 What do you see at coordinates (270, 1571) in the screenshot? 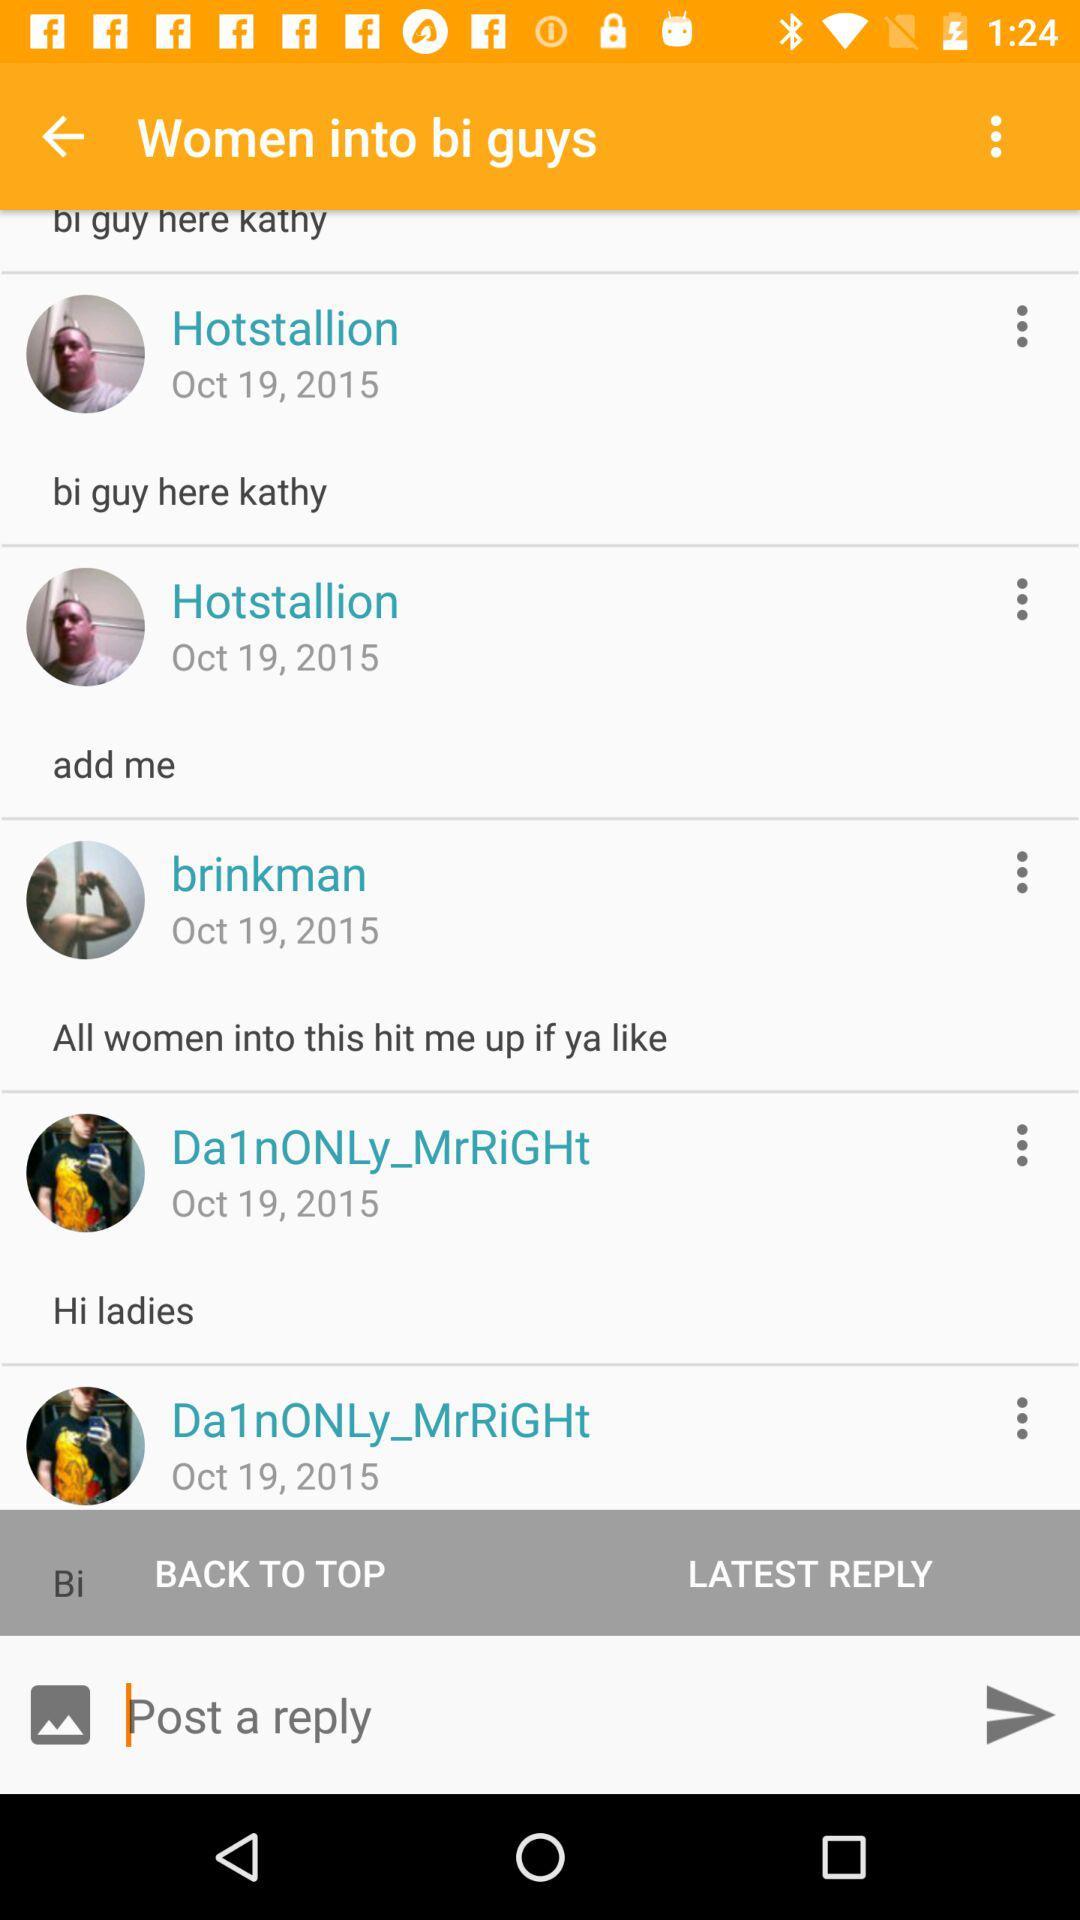
I see `back to top item` at bounding box center [270, 1571].